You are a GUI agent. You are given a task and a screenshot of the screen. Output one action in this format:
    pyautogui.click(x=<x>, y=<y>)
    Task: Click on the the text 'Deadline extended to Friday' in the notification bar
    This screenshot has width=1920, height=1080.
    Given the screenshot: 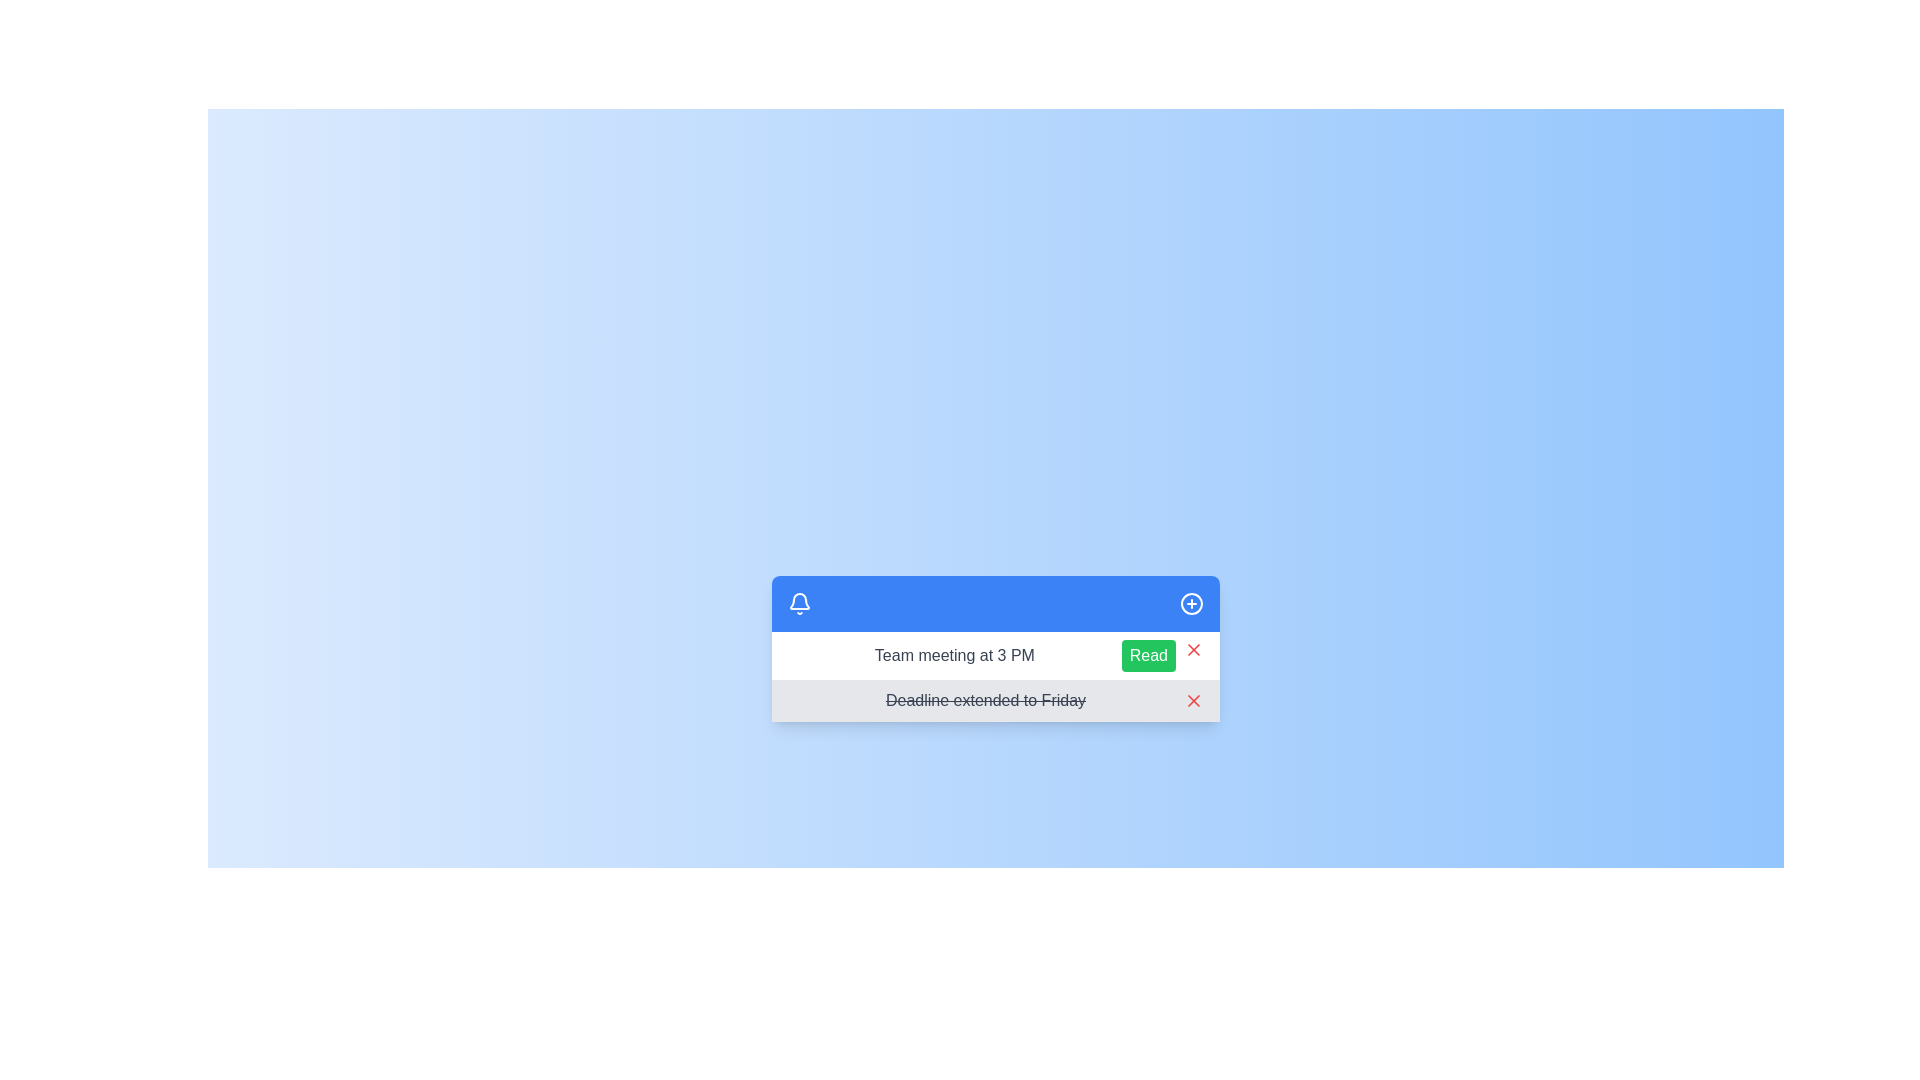 What is the action you would take?
    pyautogui.click(x=996, y=700)
    